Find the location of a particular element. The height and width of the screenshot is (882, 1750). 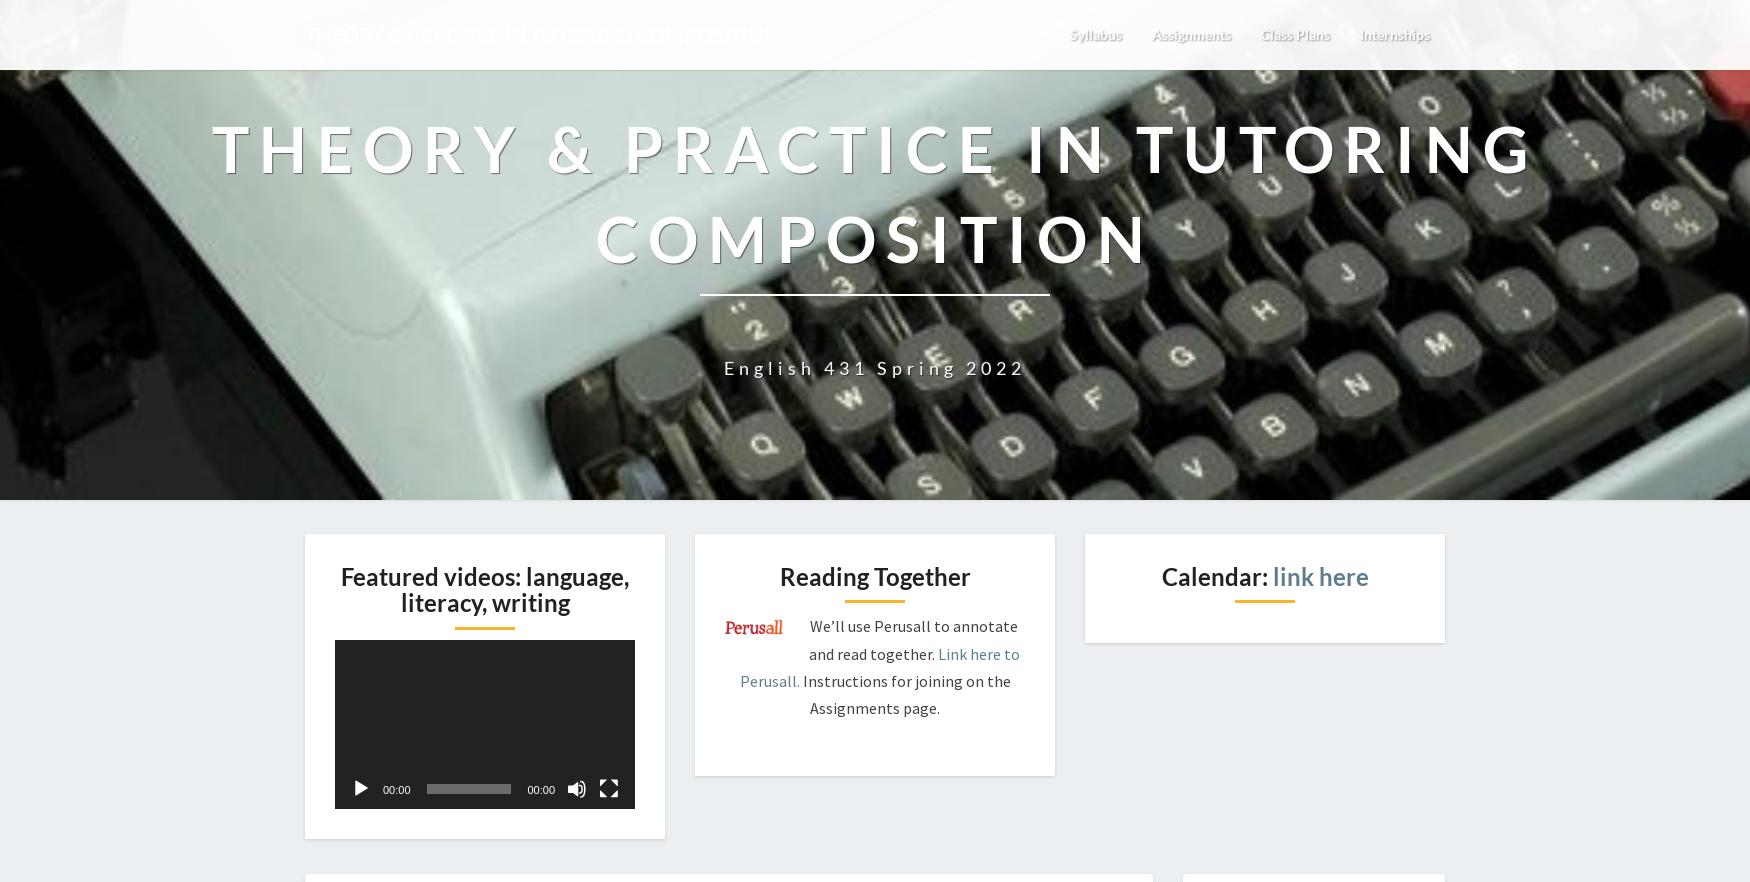

'Syllabus' is located at coordinates (1060, 33).